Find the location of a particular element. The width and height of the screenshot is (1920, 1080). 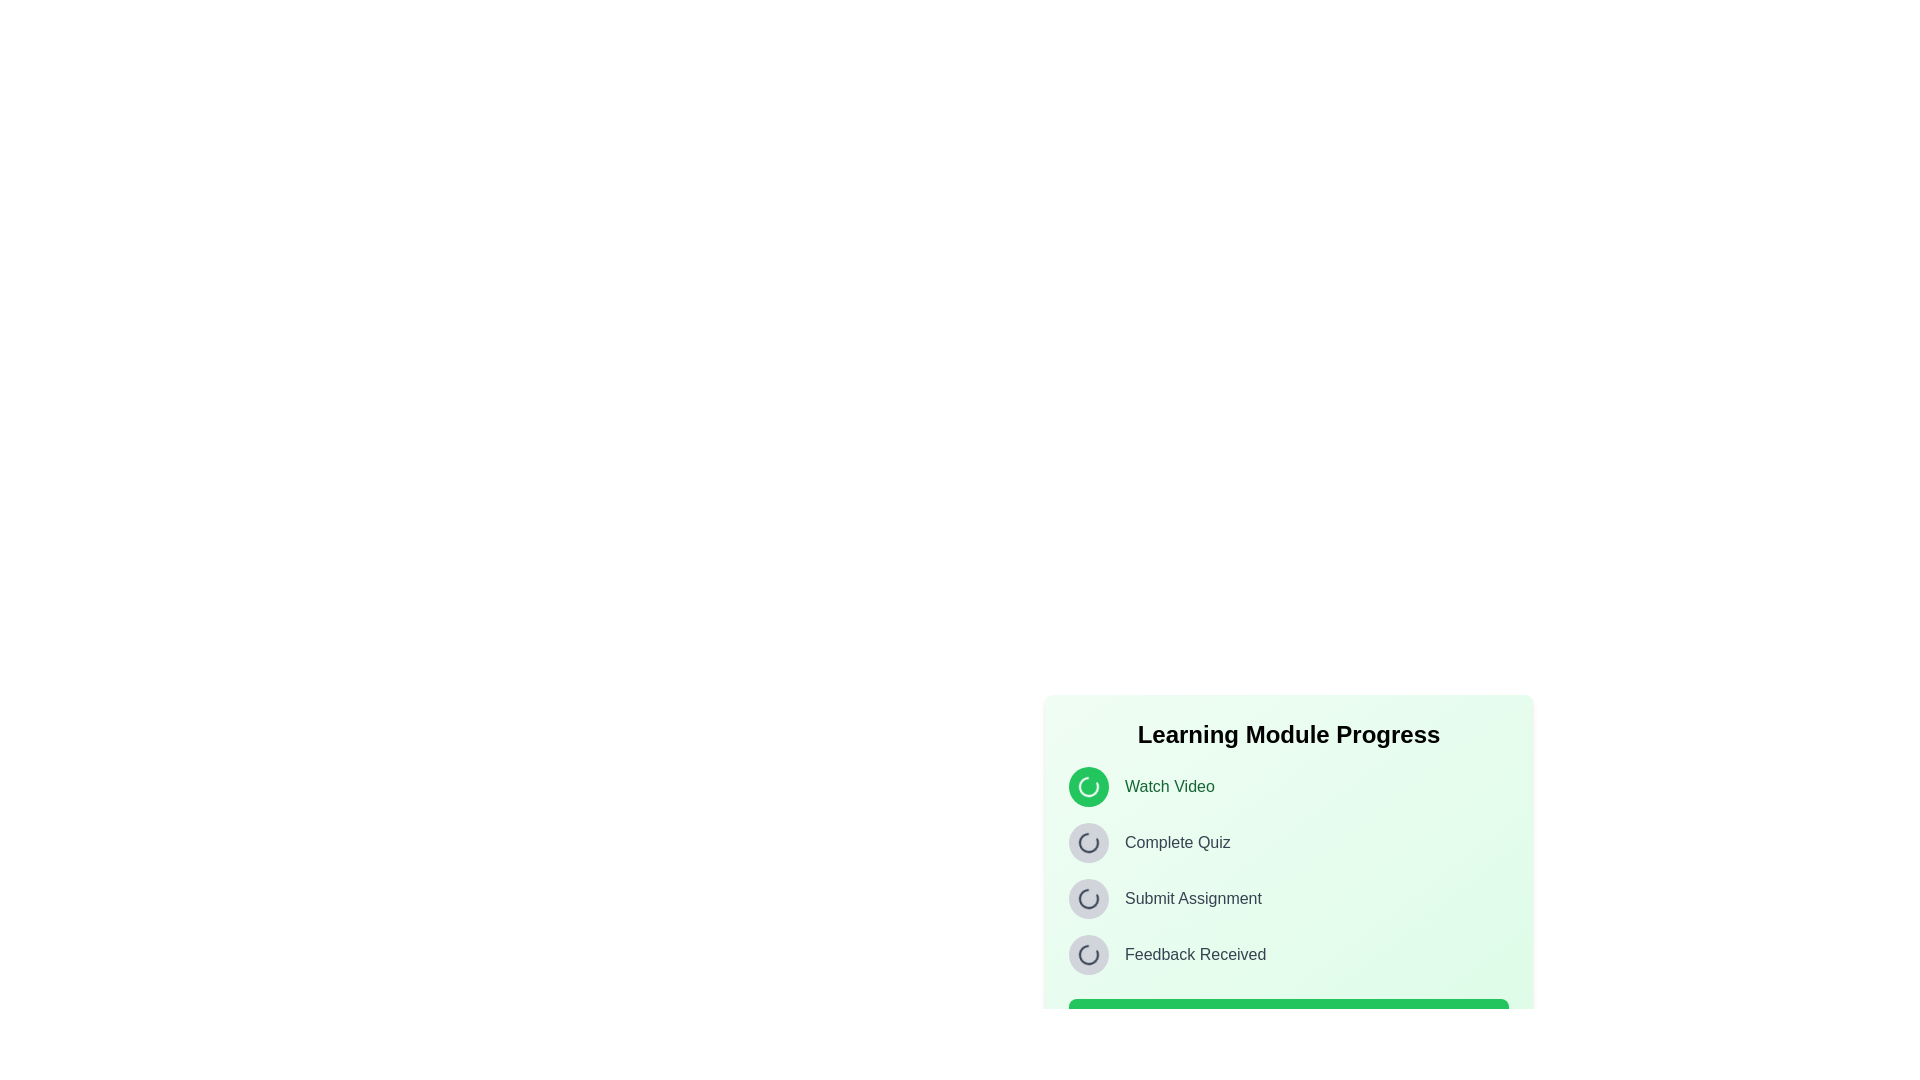

the Animated icon representing the status of the 'Watch Video' task, which is located in the top left corner of the progress section, adjacent to the text 'Watch Video' is located at coordinates (1088, 785).